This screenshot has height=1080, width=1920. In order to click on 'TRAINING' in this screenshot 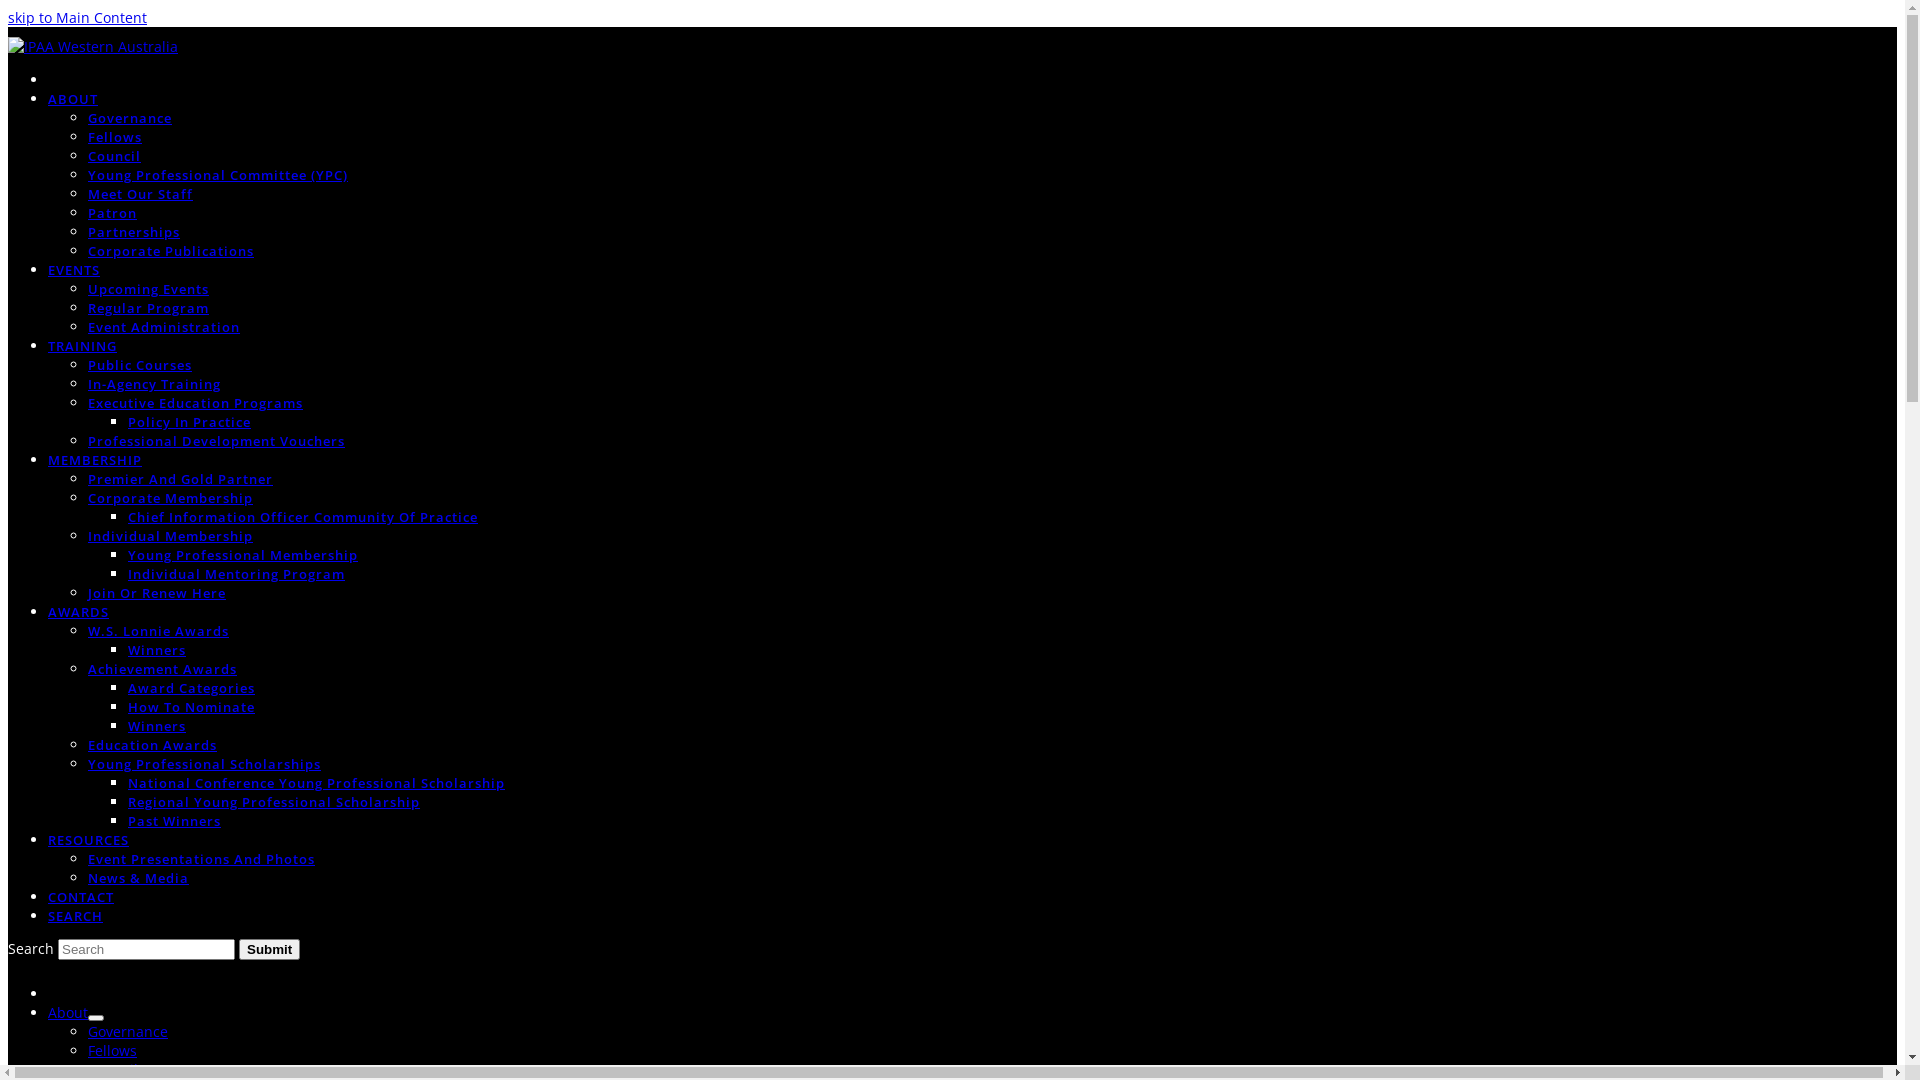, I will do `click(81, 344)`.